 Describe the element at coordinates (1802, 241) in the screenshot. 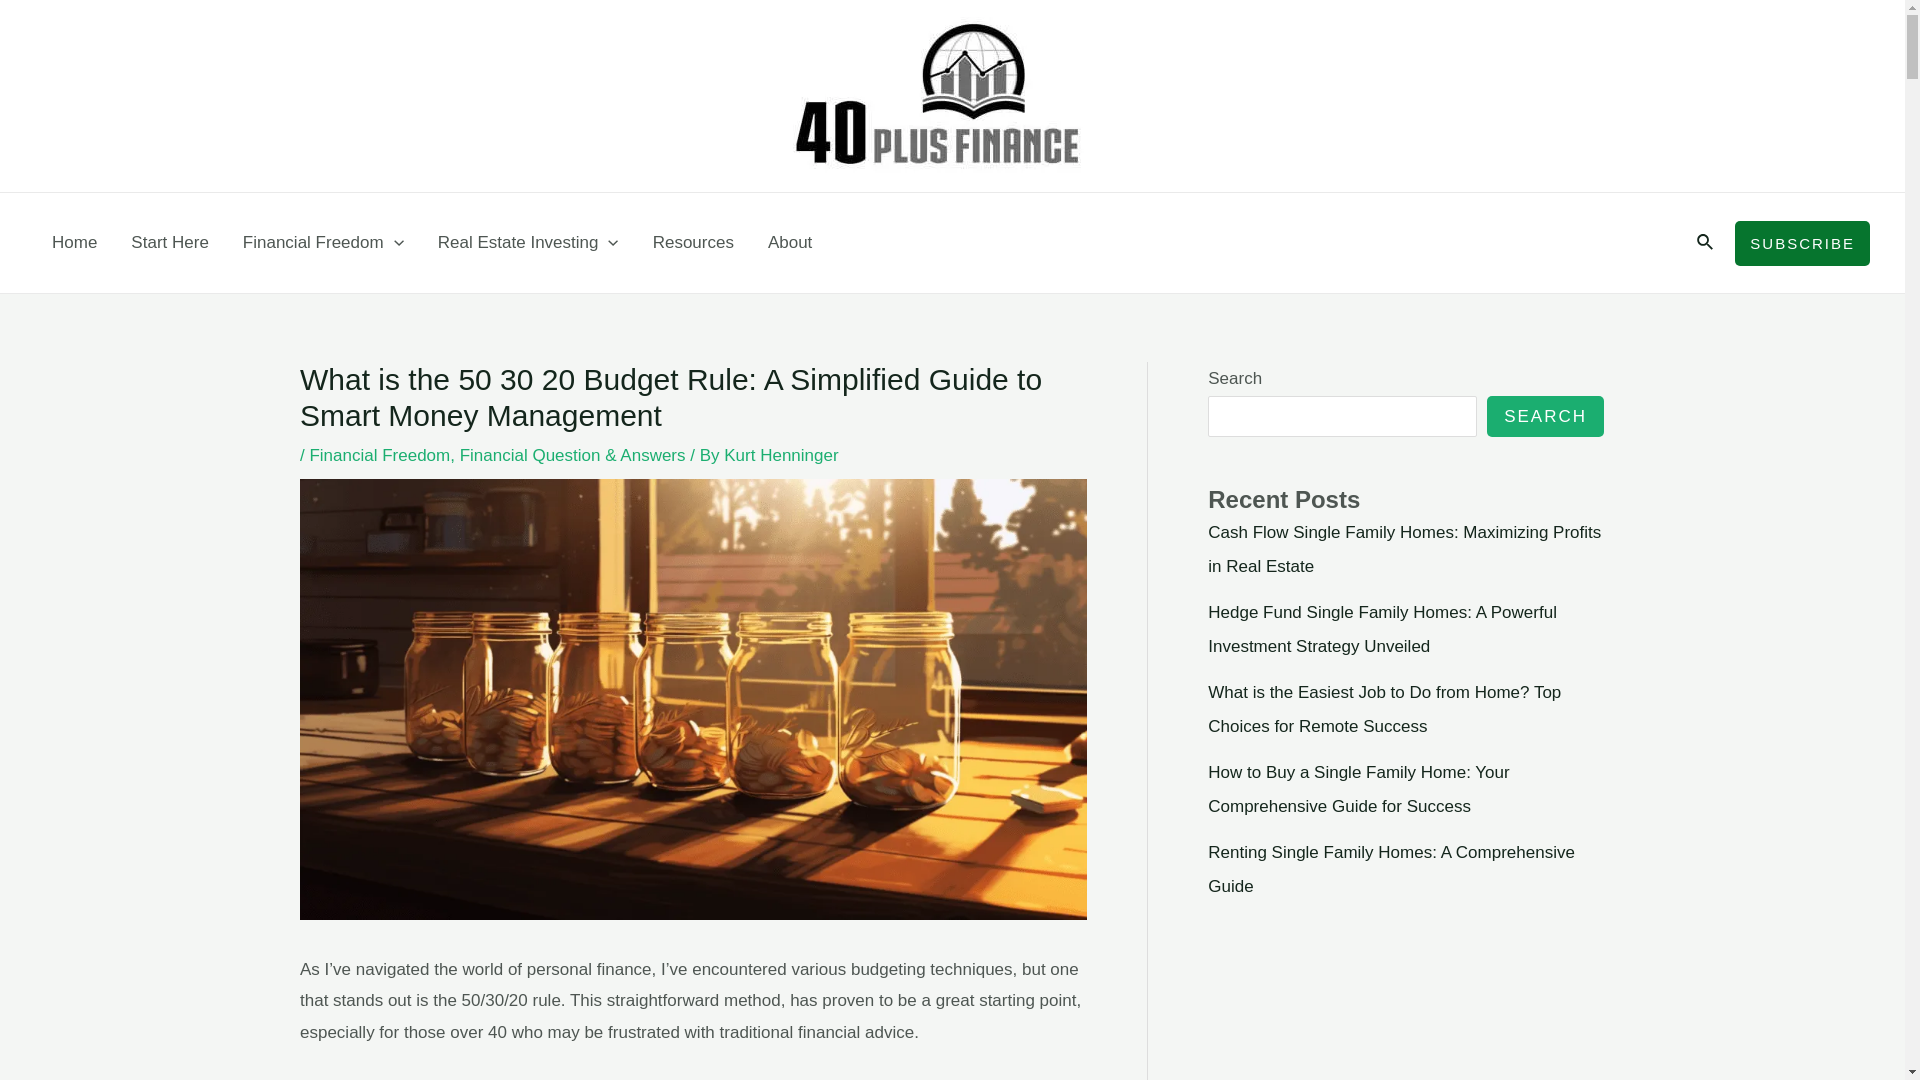

I see `'SUBSCRIBE'` at that location.